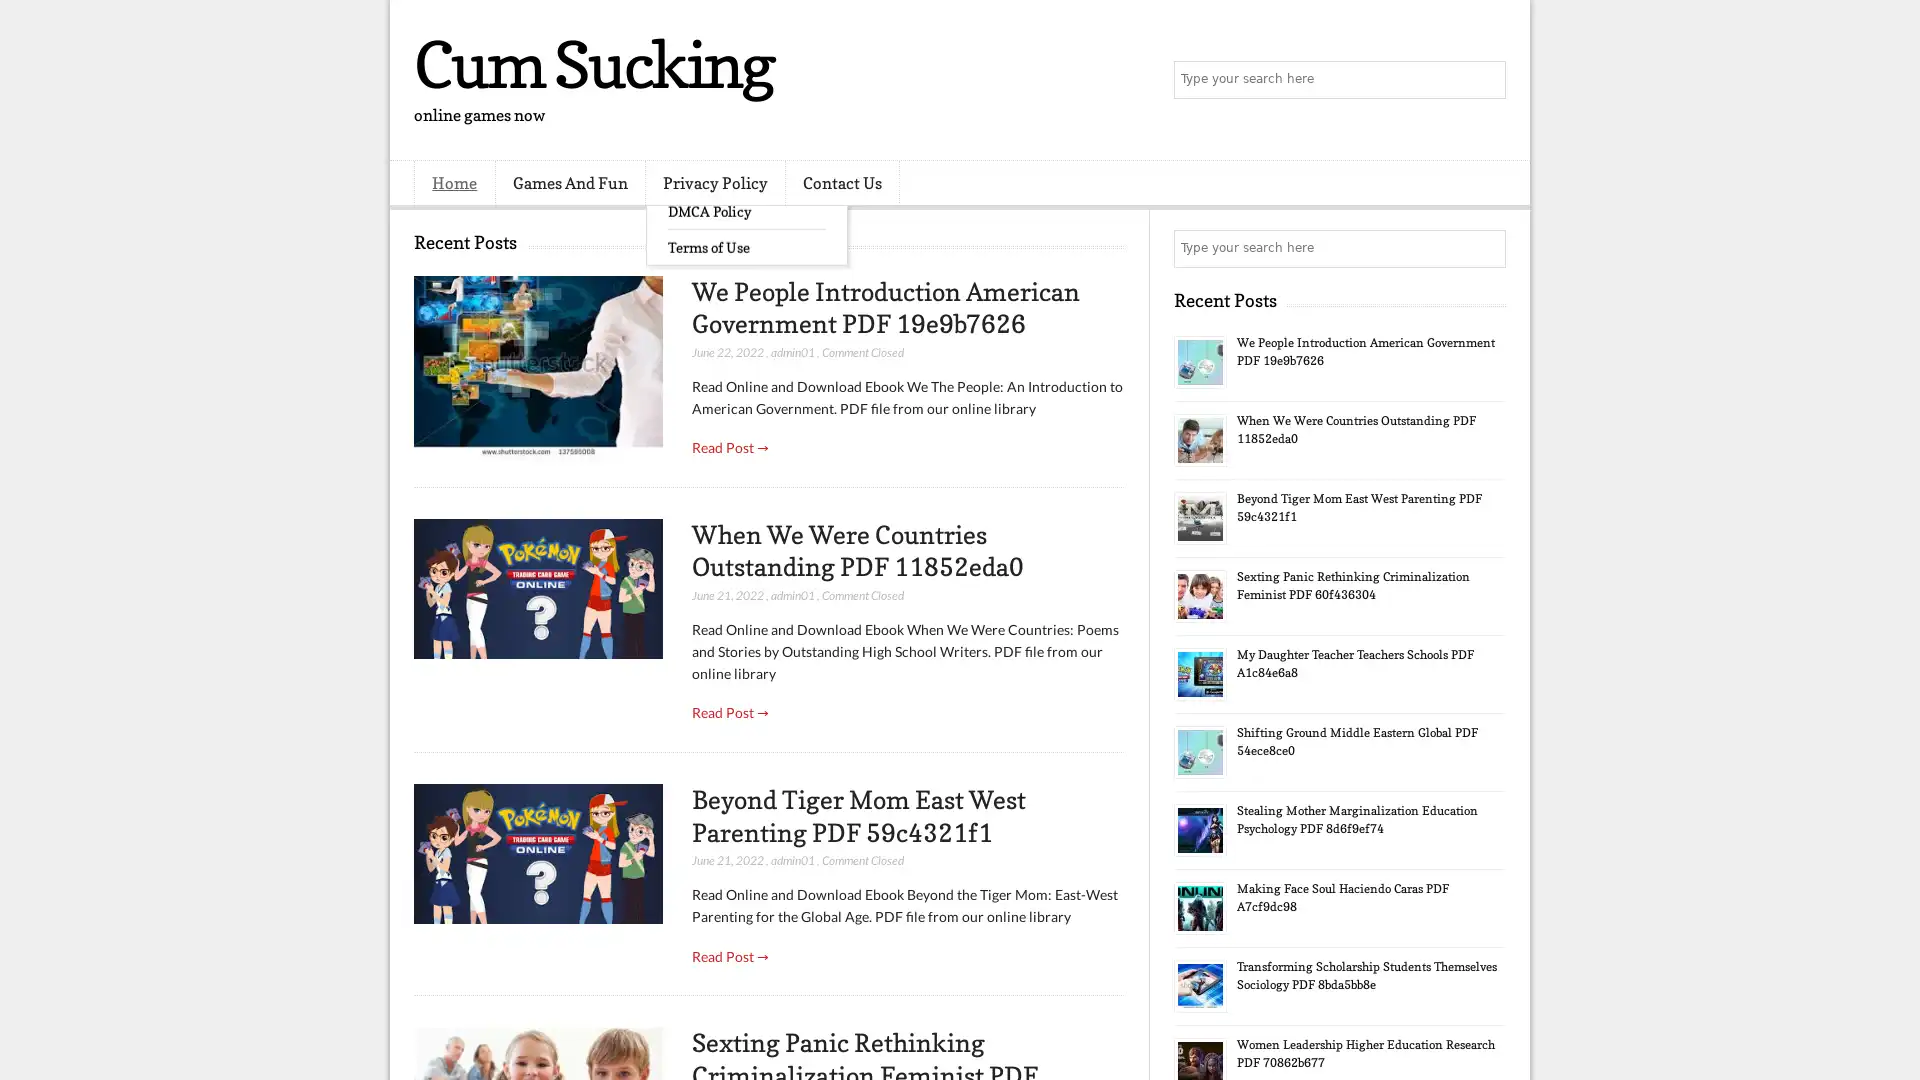  Describe the element at coordinates (1485, 248) in the screenshot. I see `Search` at that location.